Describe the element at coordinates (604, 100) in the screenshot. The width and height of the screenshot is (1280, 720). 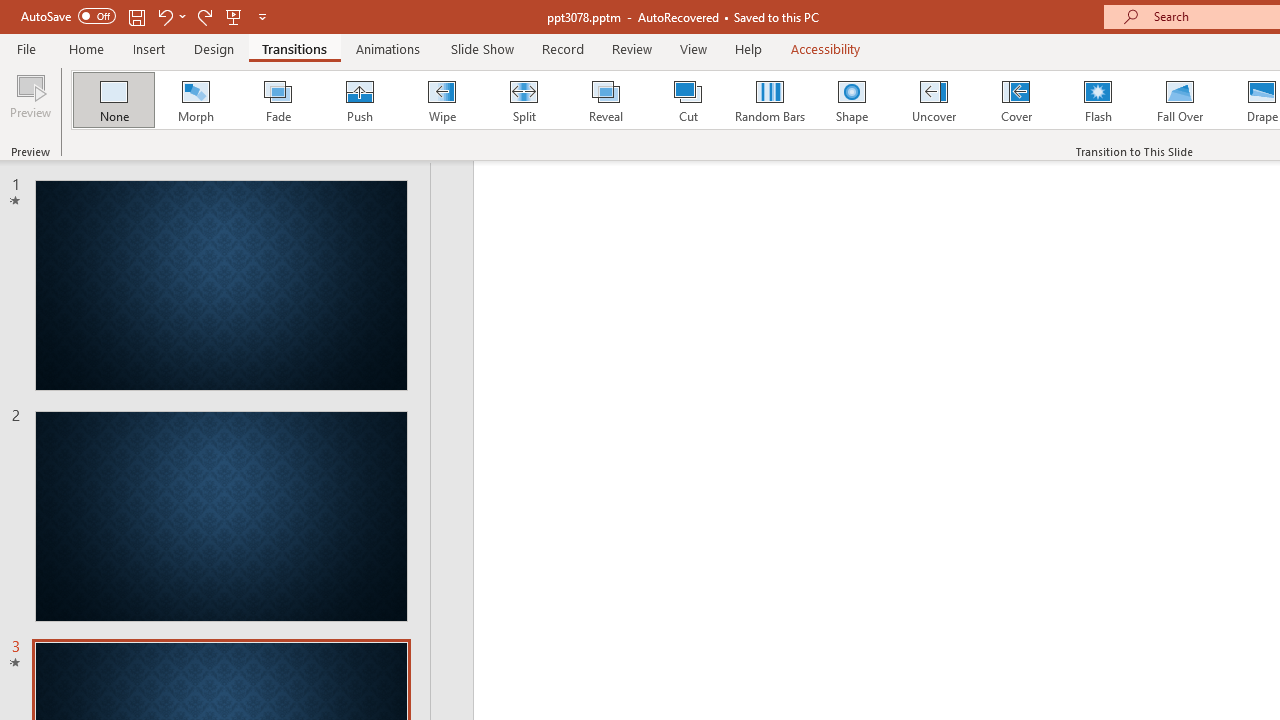
I see `'Reveal'` at that location.